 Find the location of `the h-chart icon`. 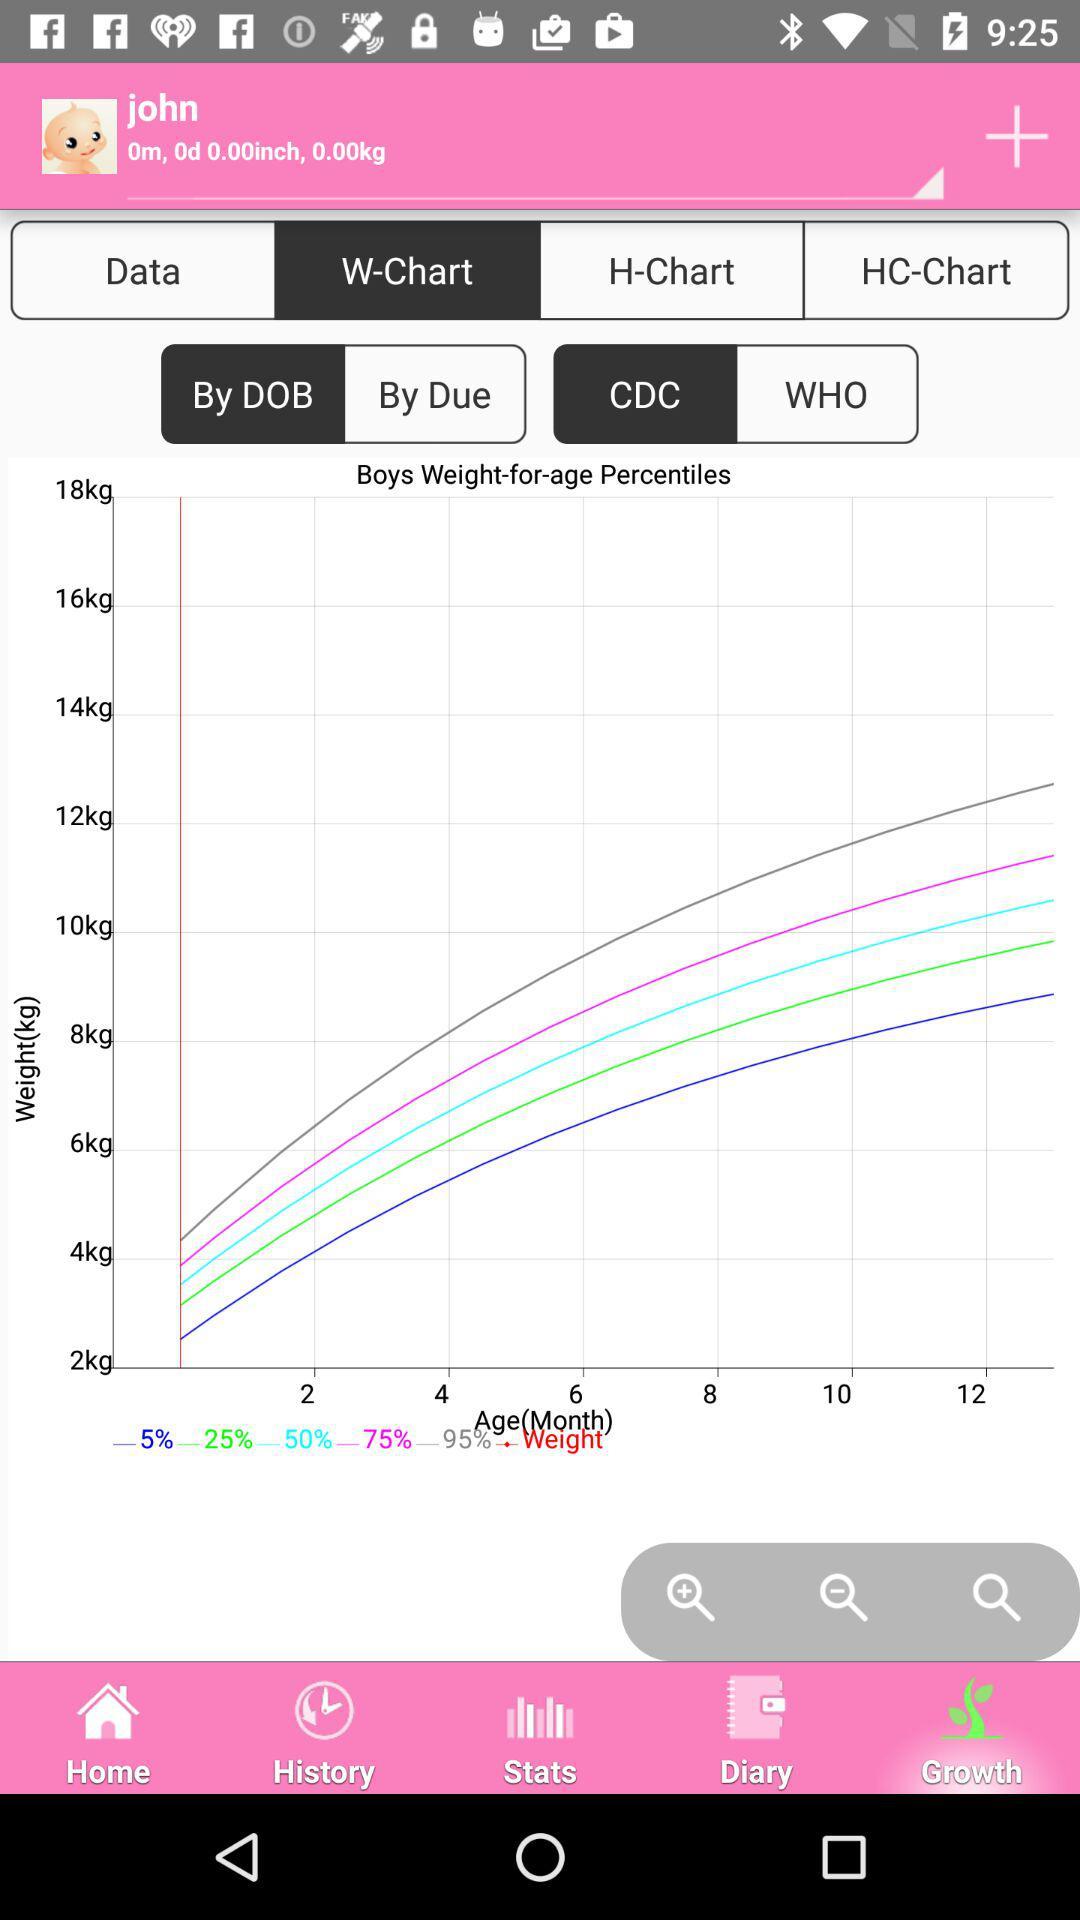

the h-chart icon is located at coordinates (671, 269).